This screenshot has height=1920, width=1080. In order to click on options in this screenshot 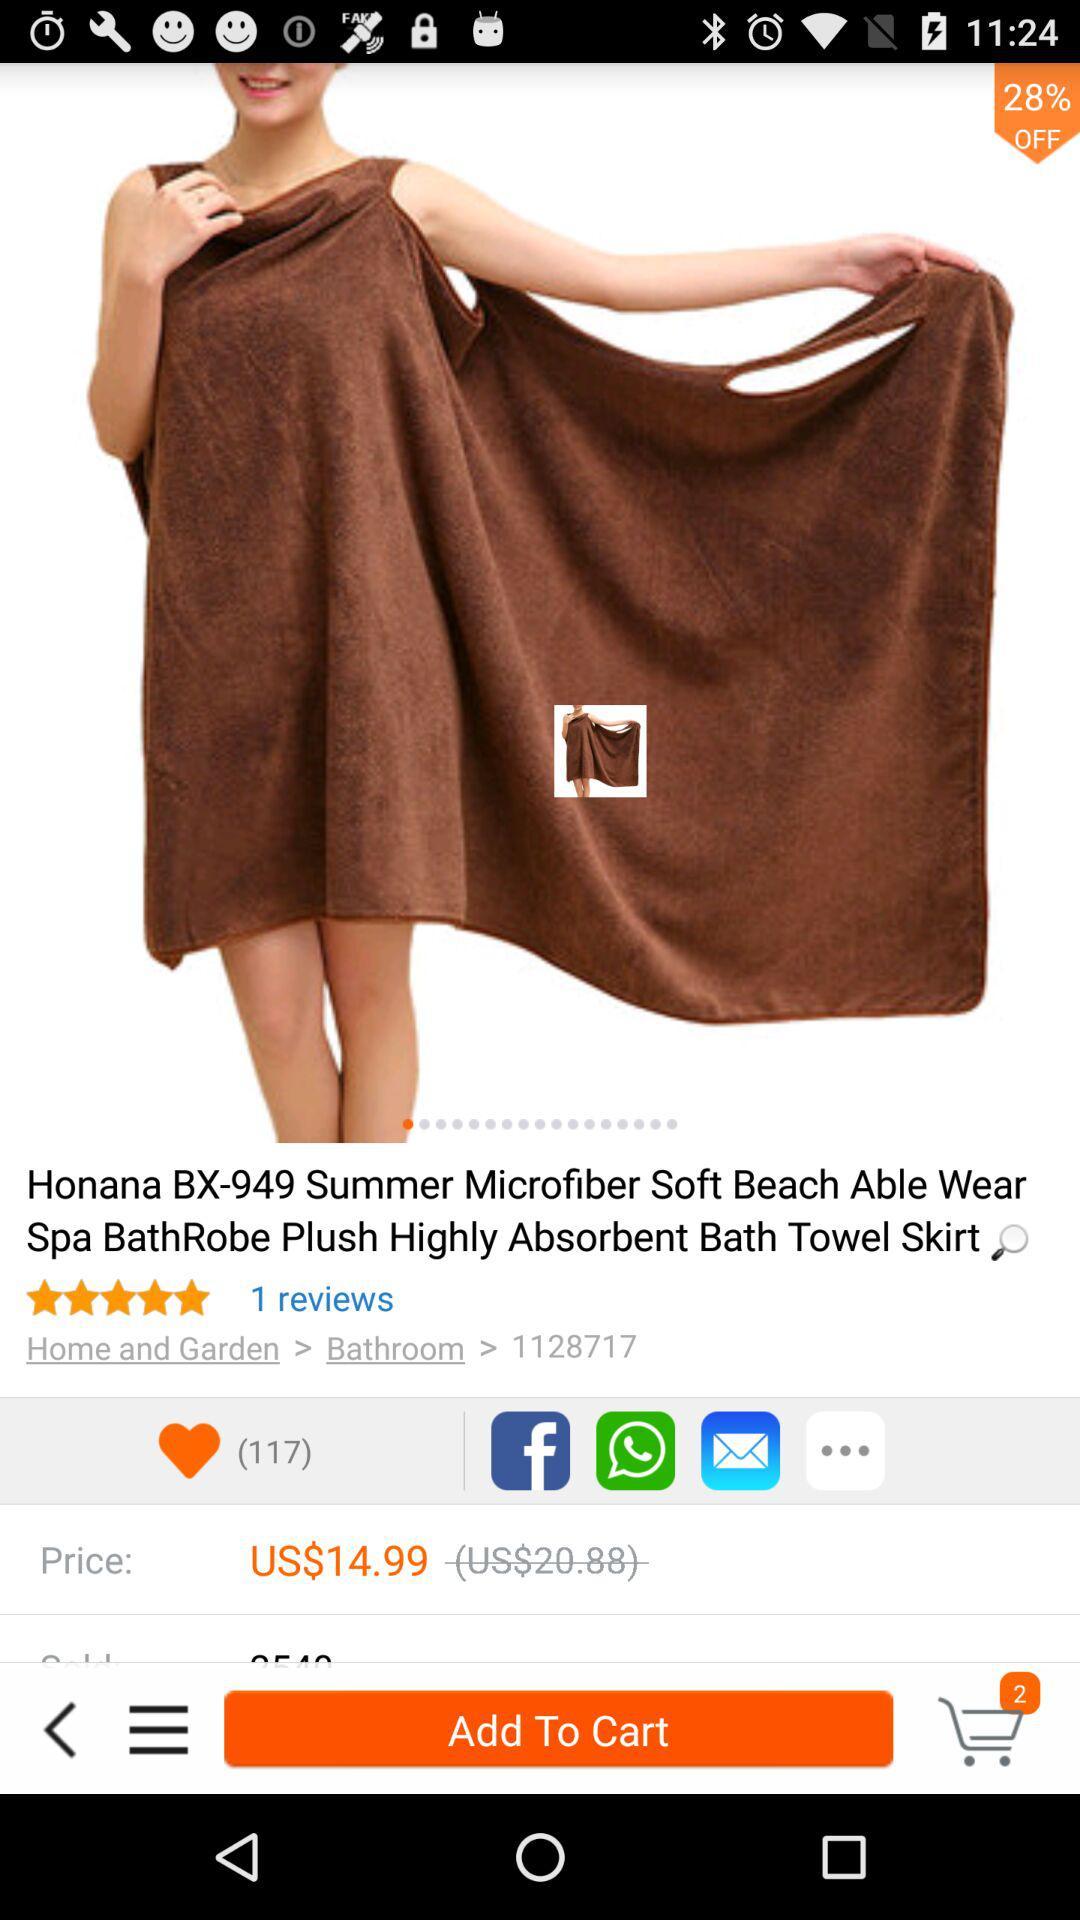, I will do `click(845, 1450)`.